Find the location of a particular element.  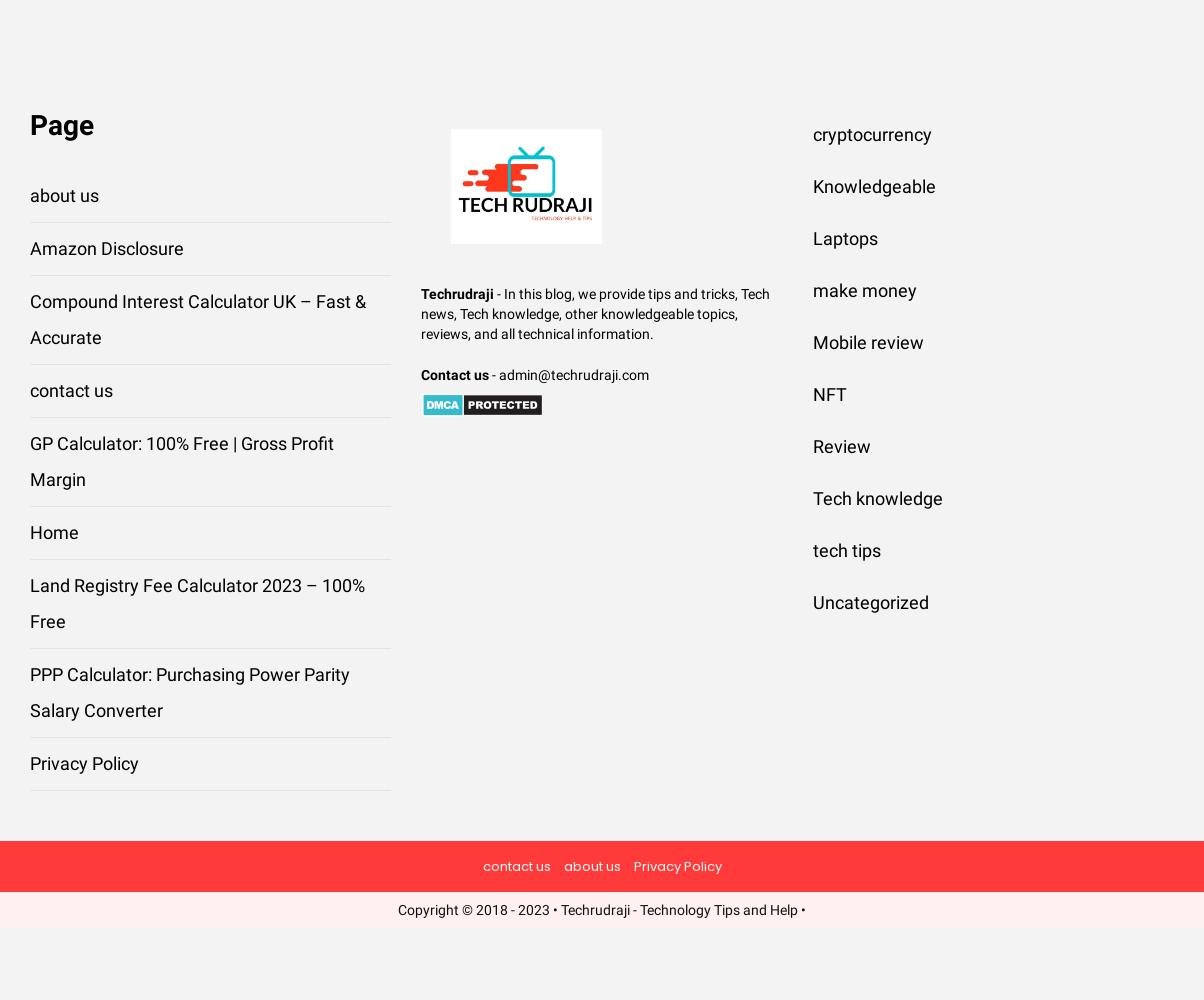

'Tech knowledge' is located at coordinates (876, 496).